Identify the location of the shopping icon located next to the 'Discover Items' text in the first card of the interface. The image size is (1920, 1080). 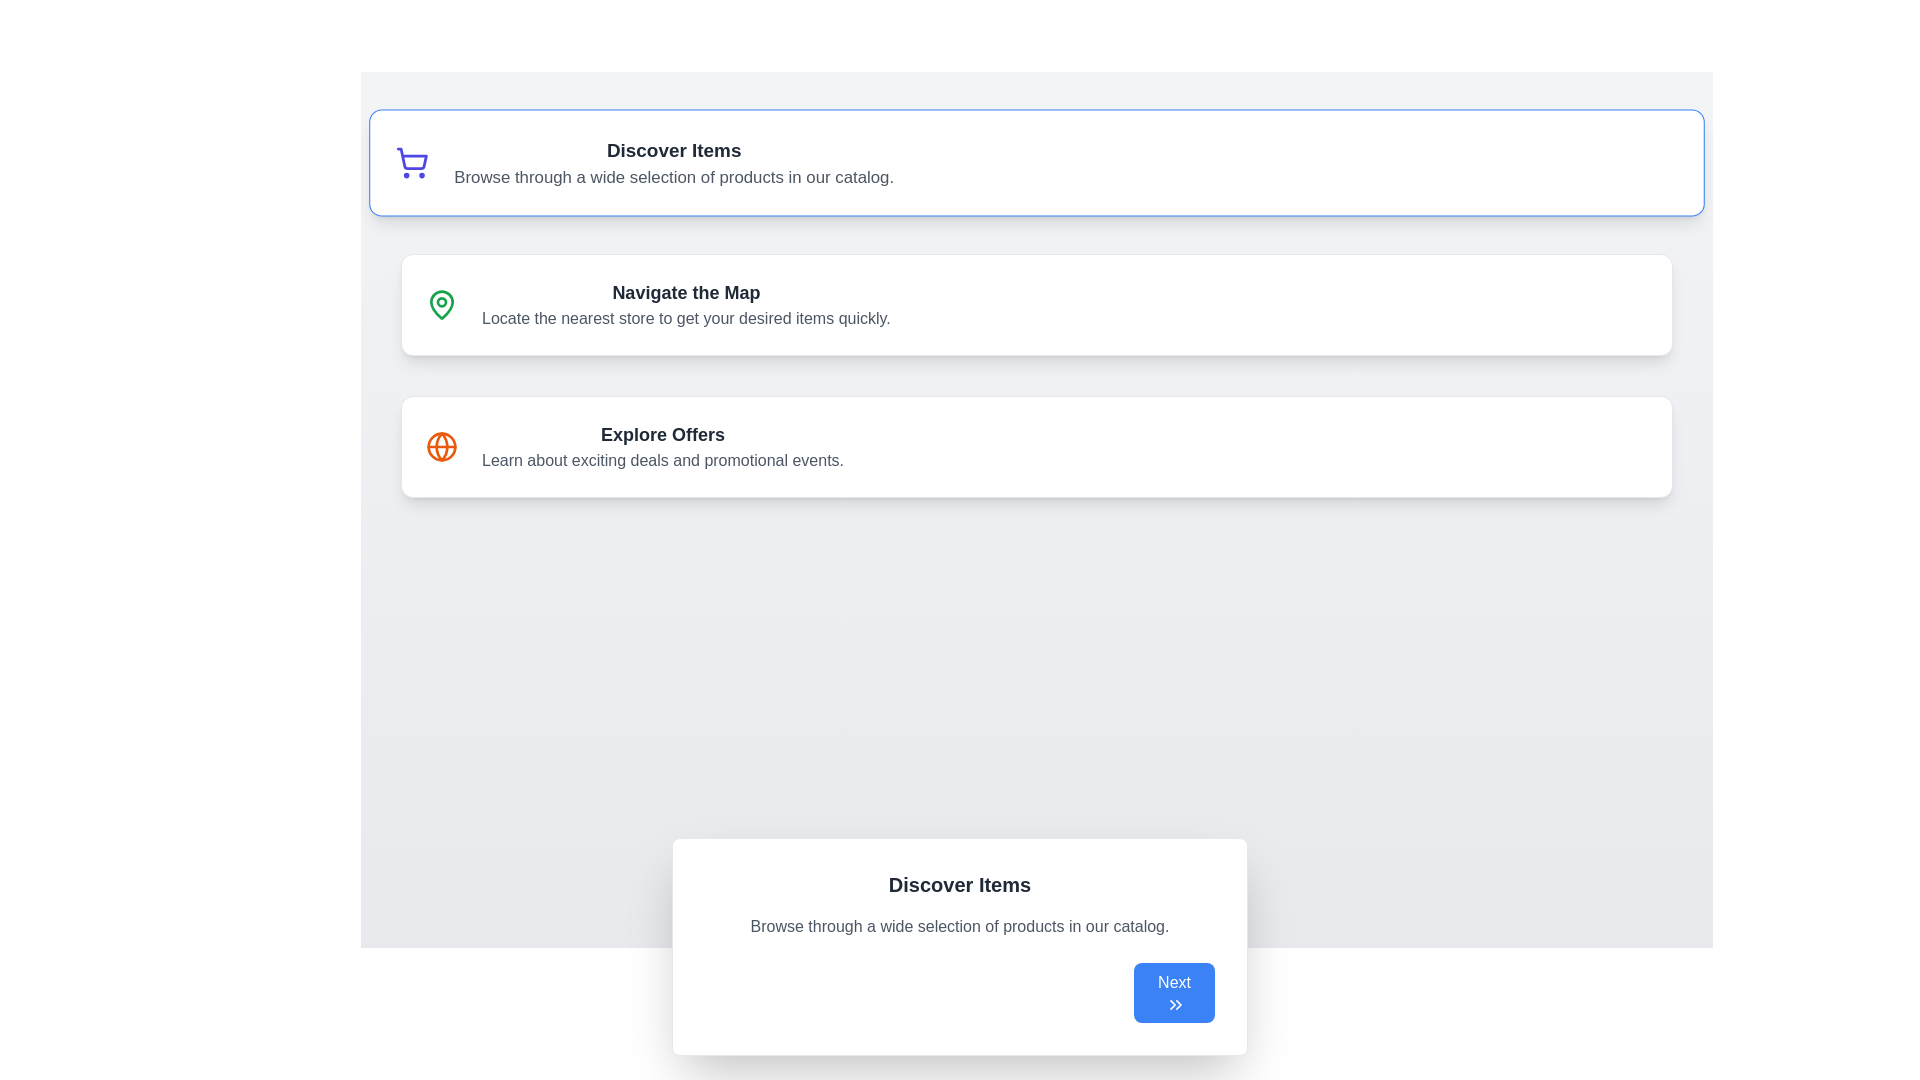
(411, 157).